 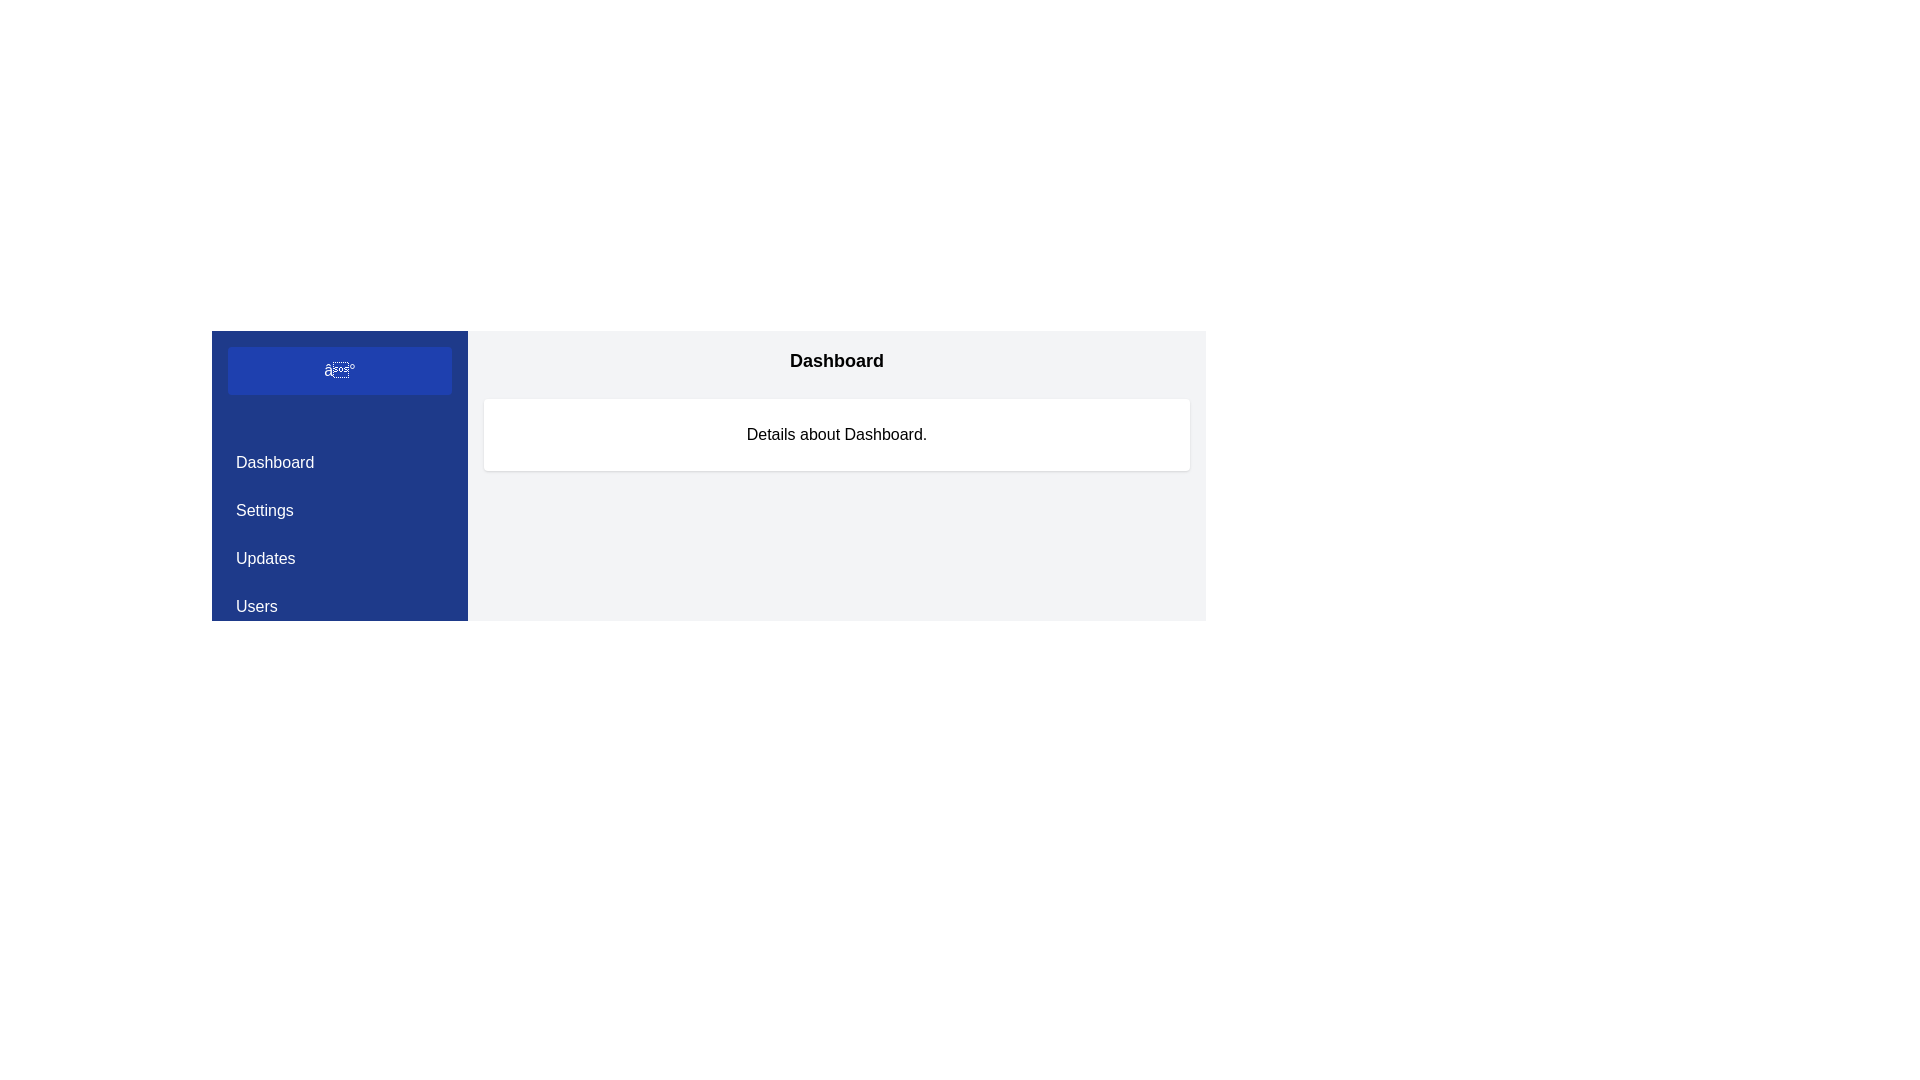 I want to click on the 'Updates' label in the sidebar menu, so click(x=264, y=559).